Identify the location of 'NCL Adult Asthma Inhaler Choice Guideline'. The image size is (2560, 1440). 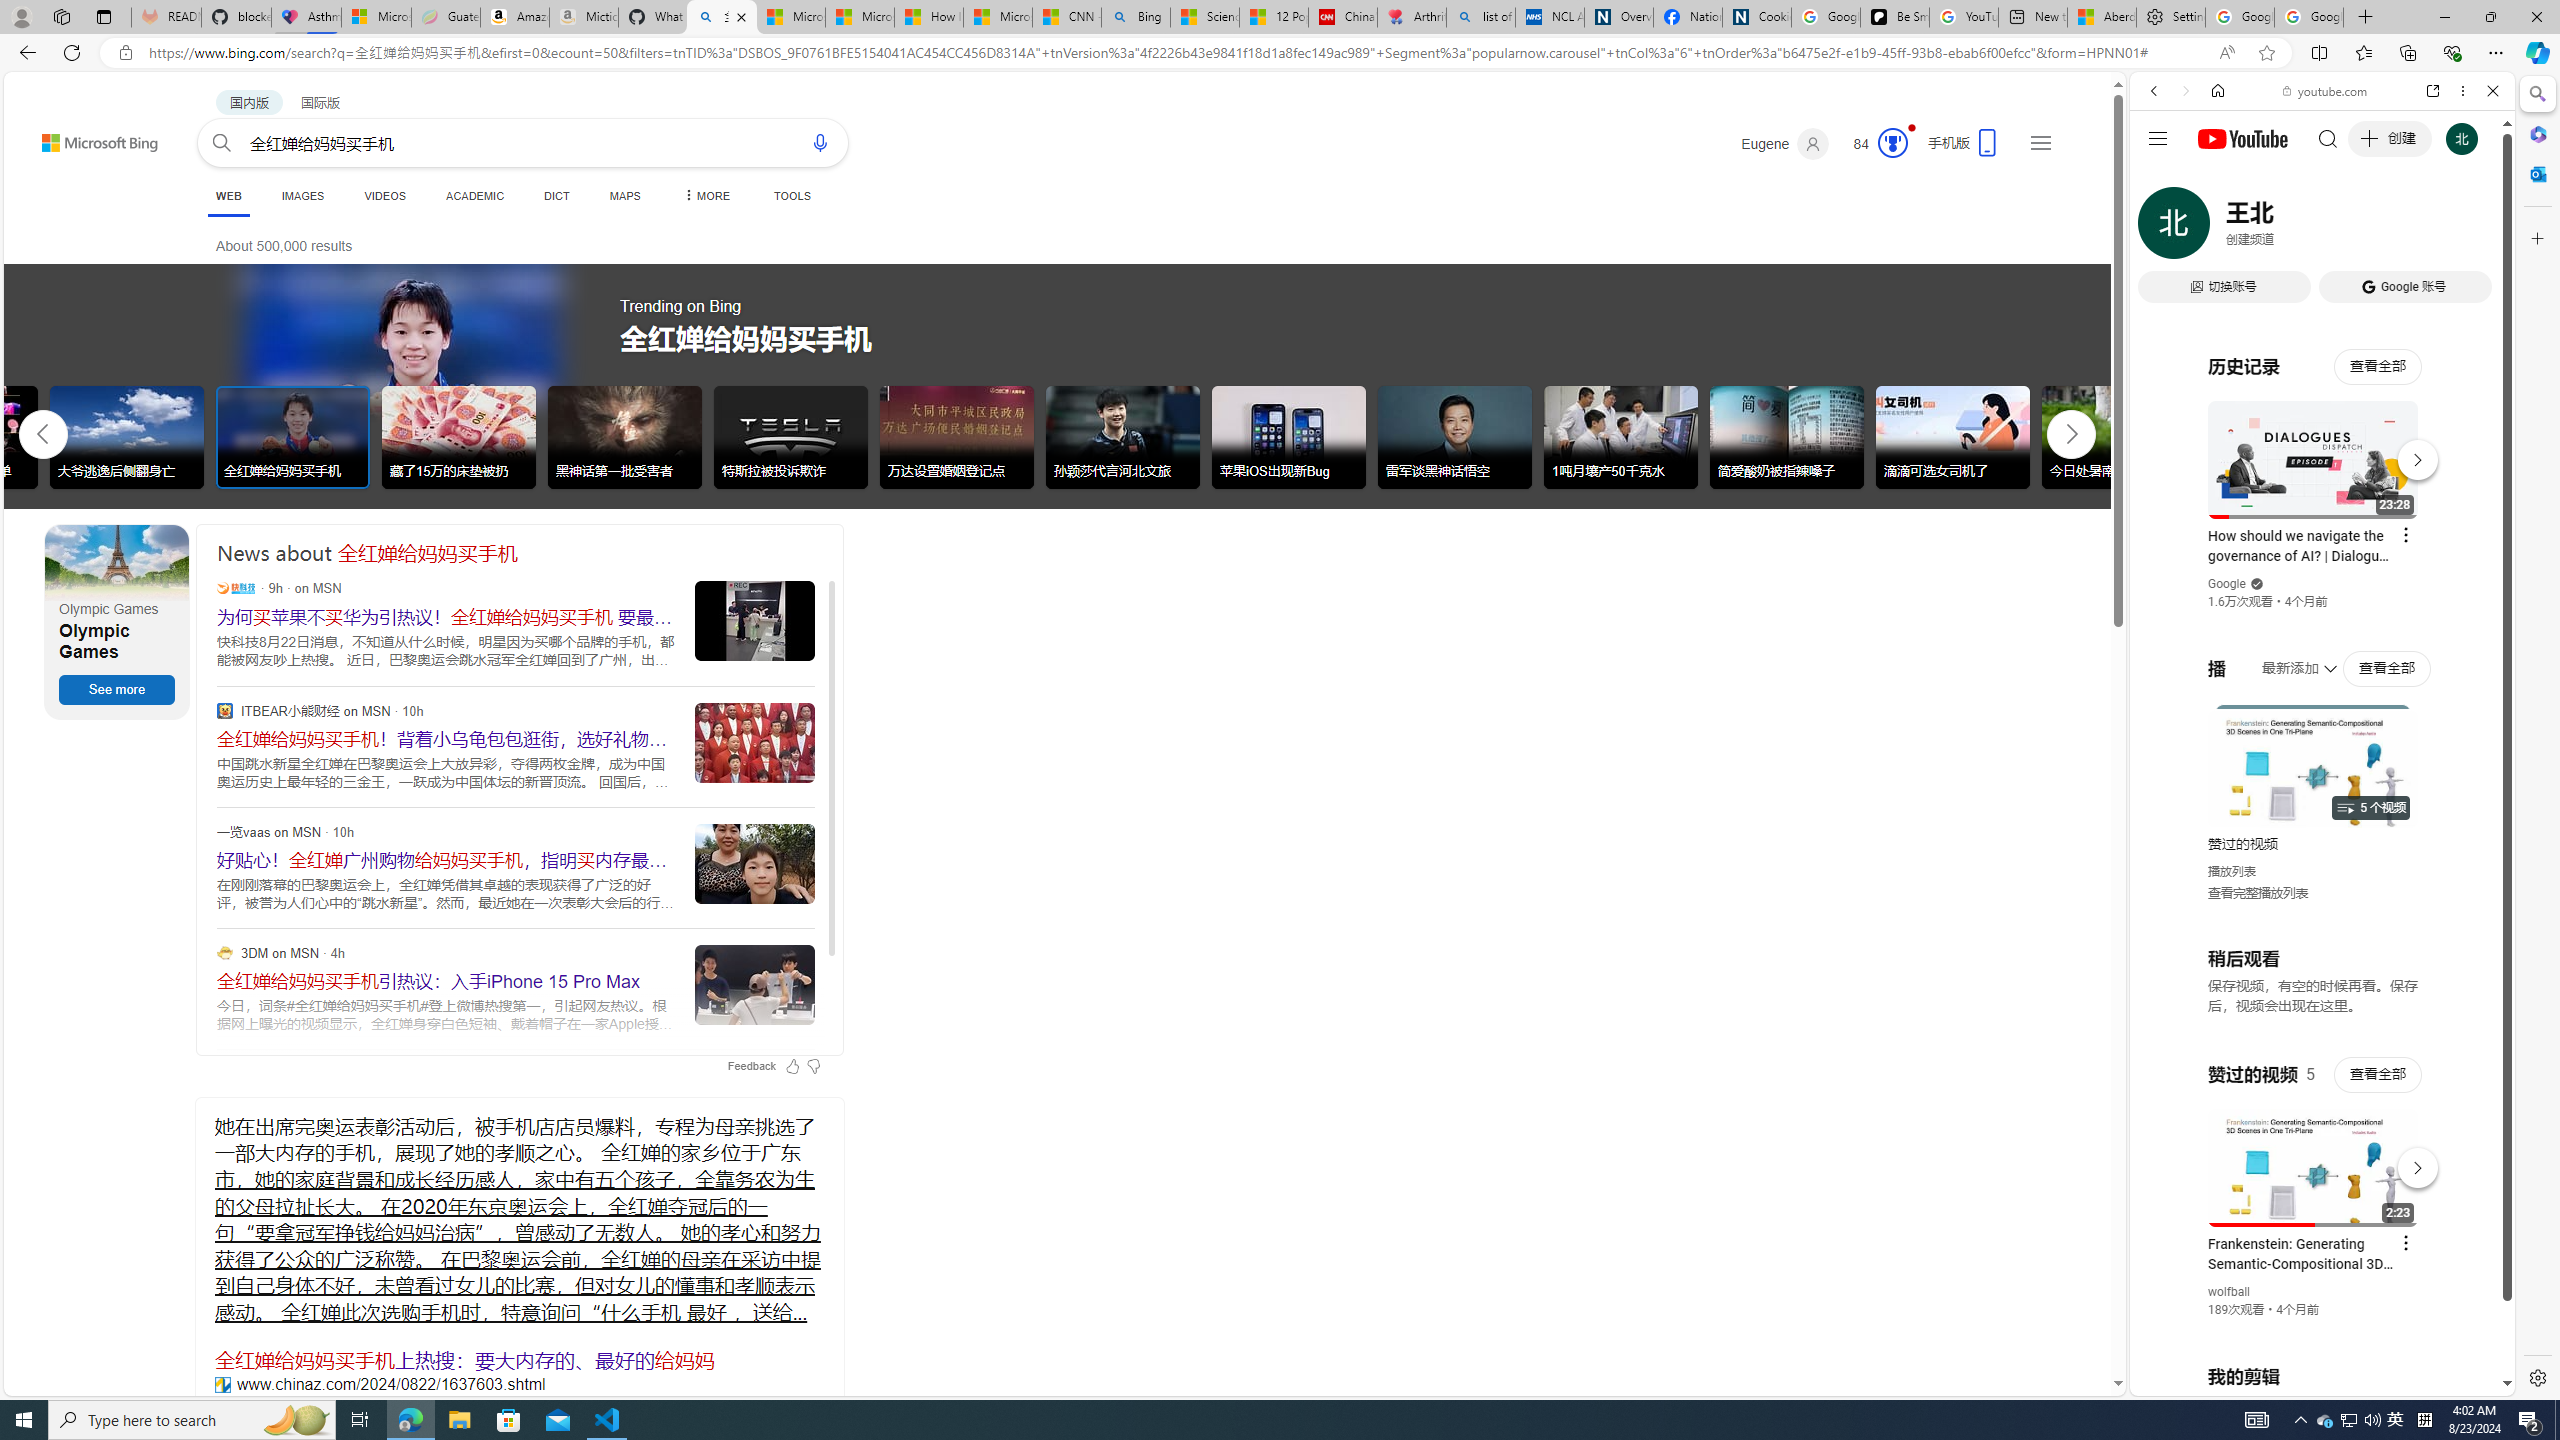
(1549, 16).